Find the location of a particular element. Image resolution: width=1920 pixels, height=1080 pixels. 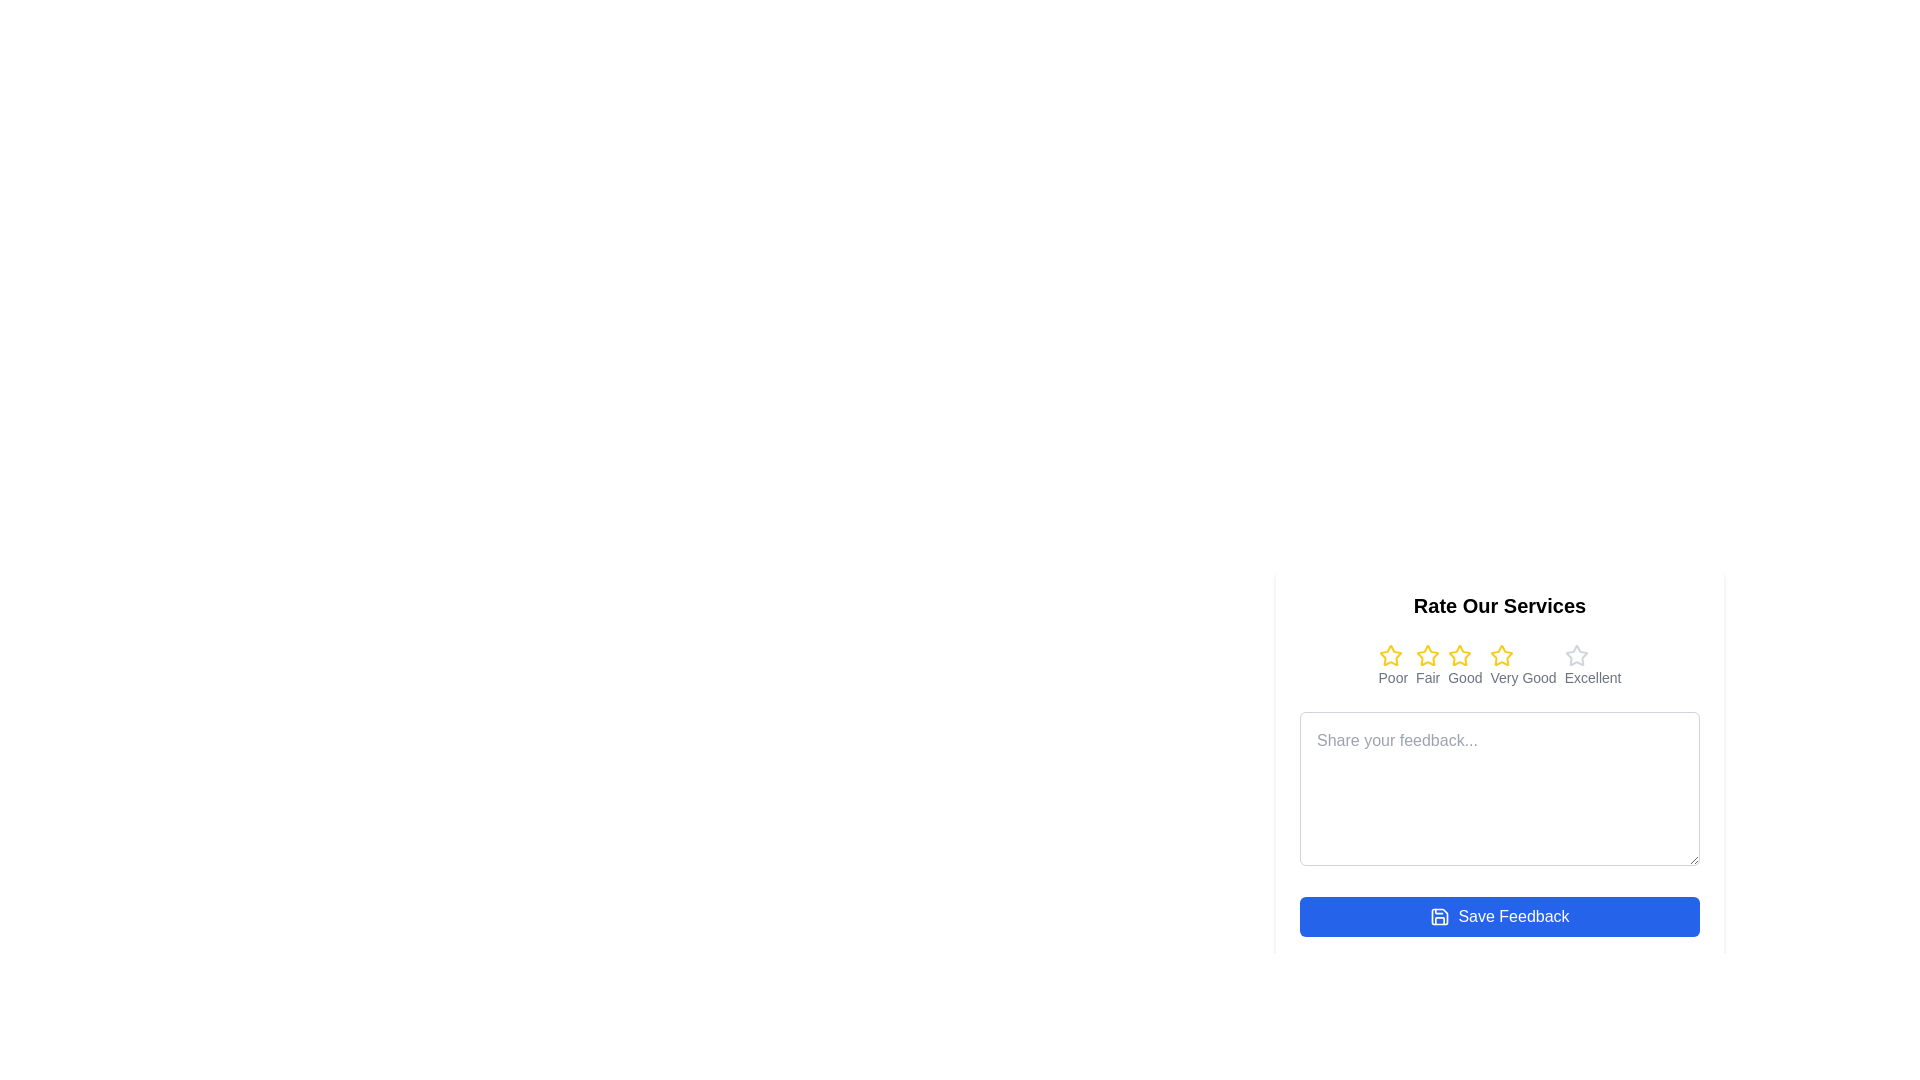

the star for the 'Excellent' rating option is located at coordinates (1592, 666).